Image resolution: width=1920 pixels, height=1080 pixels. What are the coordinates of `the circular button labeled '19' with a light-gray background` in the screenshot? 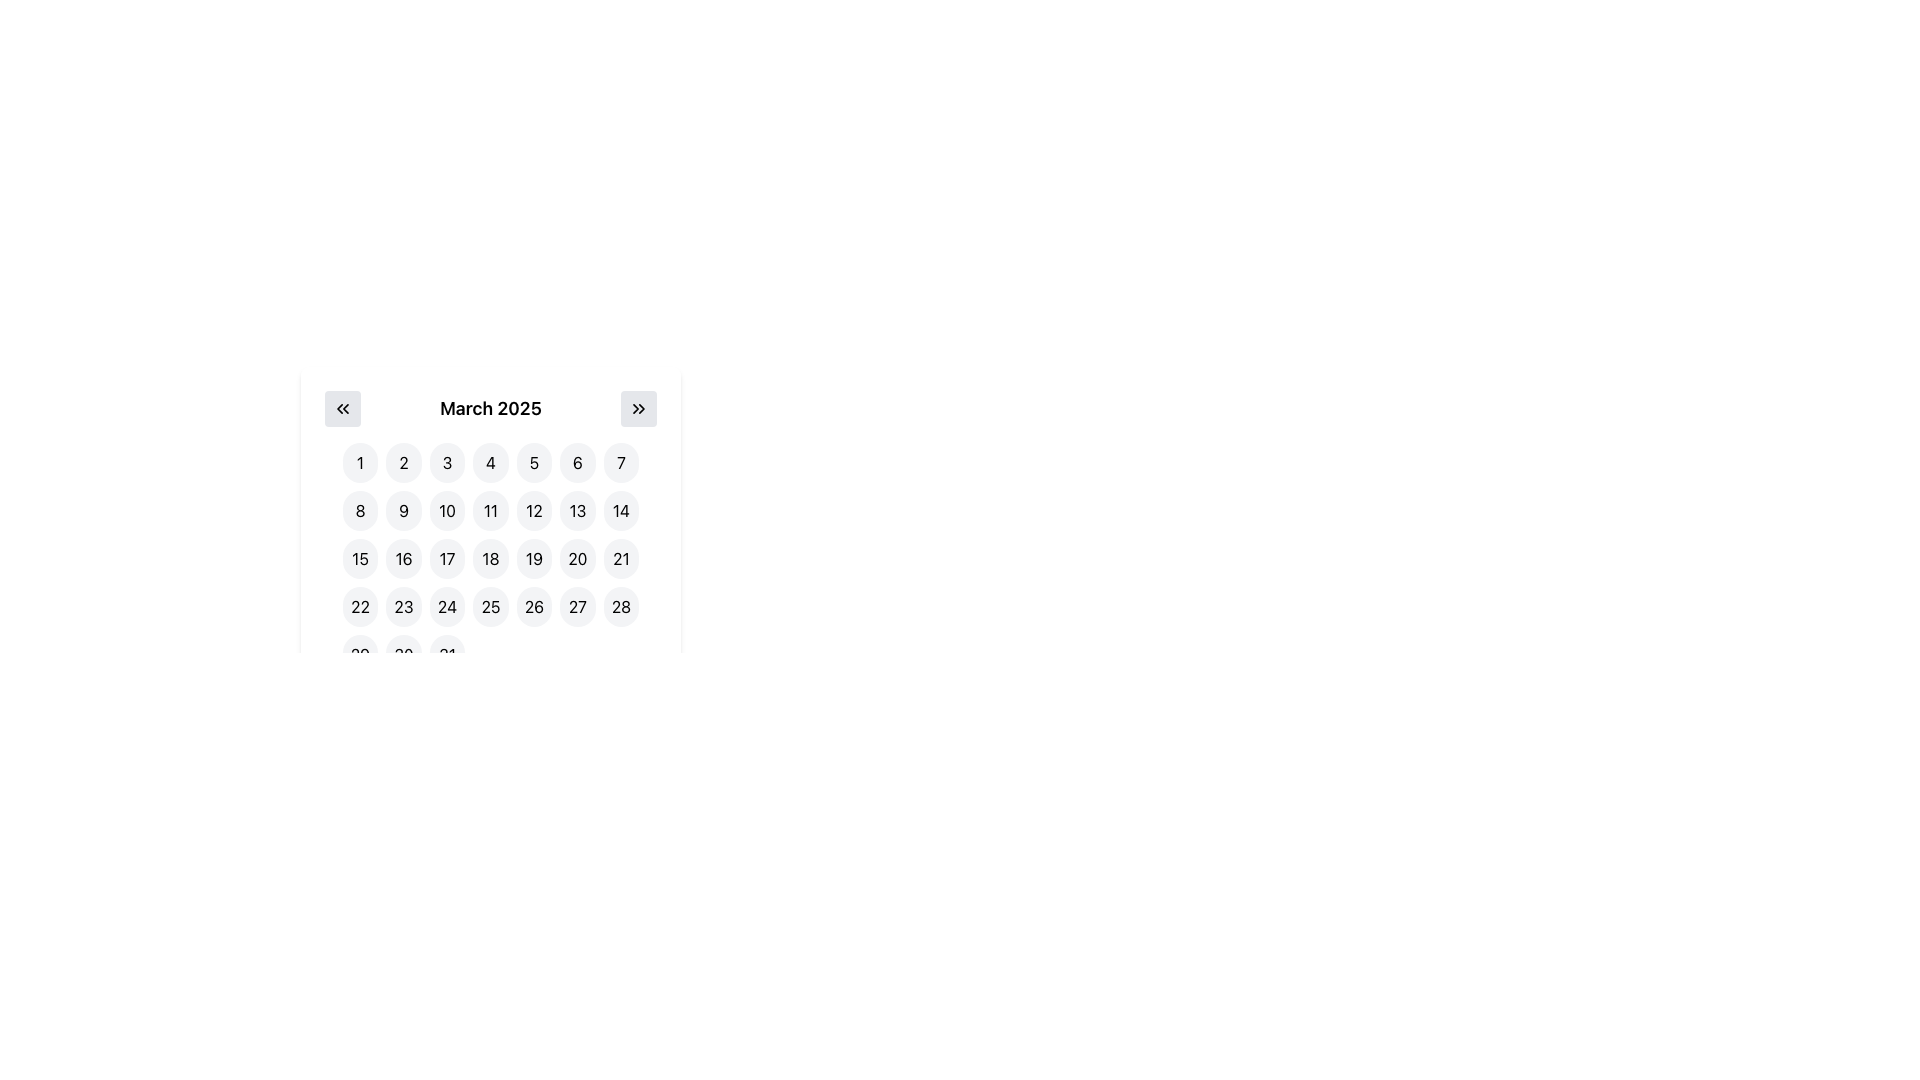 It's located at (534, 559).